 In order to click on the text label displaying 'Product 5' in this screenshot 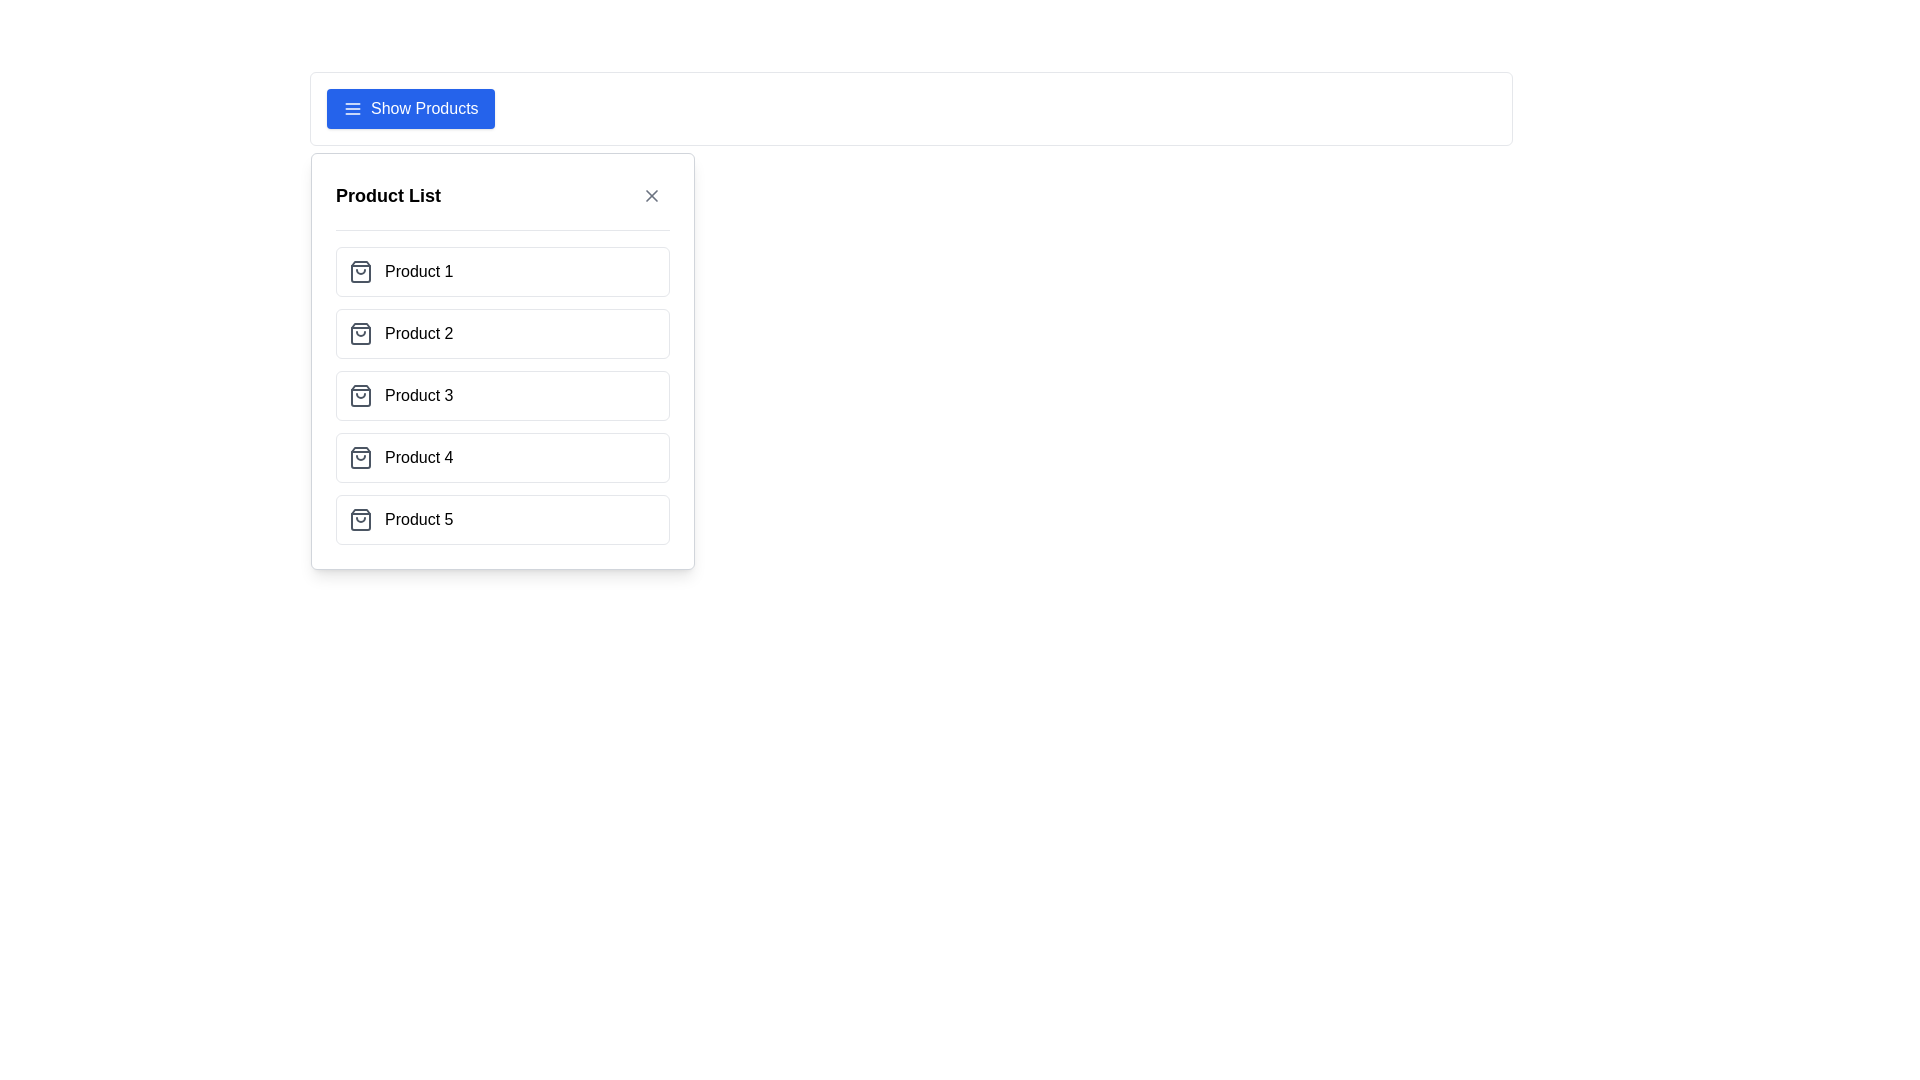, I will do `click(418, 519)`.